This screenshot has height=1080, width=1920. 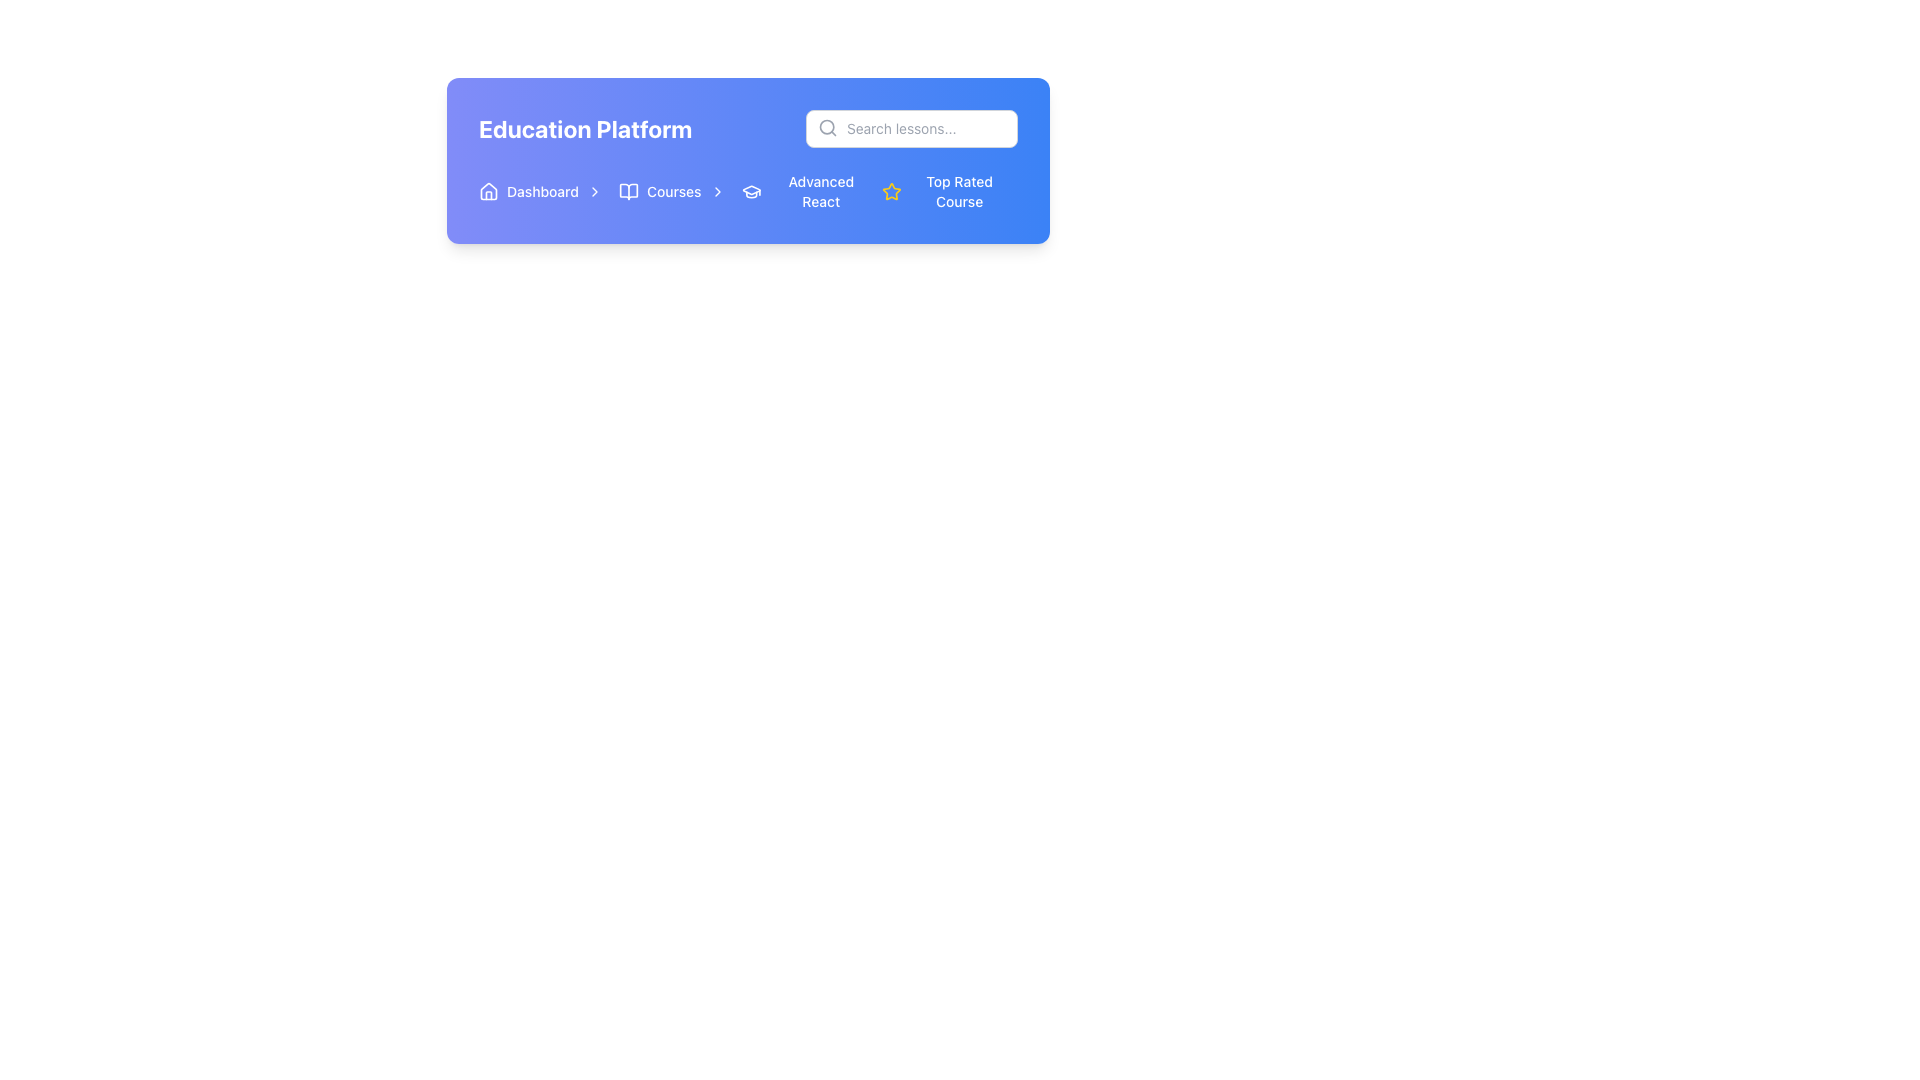 What do you see at coordinates (911, 128) in the screenshot?
I see `the search input field located in the top-right corner of the header bar, adjacent to 'Education Platform'` at bounding box center [911, 128].